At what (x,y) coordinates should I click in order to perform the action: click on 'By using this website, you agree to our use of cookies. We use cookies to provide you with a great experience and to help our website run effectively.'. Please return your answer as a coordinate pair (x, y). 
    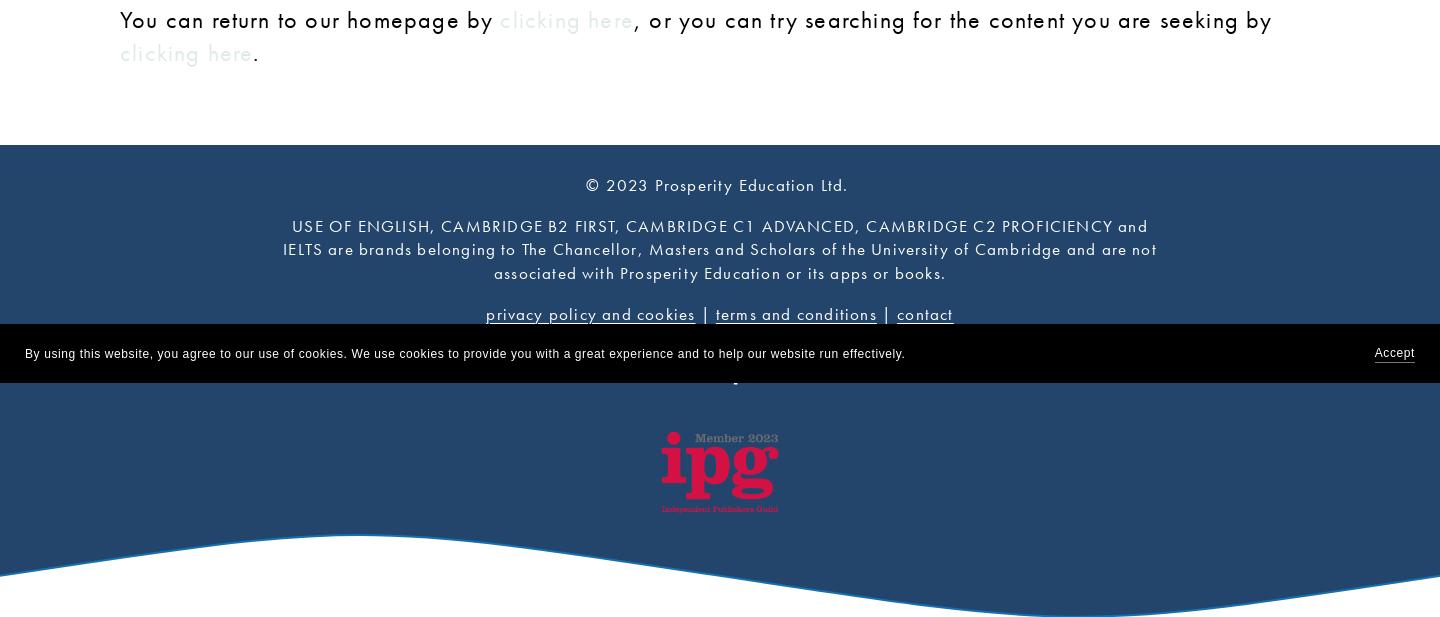
    Looking at the image, I should click on (464, 352).